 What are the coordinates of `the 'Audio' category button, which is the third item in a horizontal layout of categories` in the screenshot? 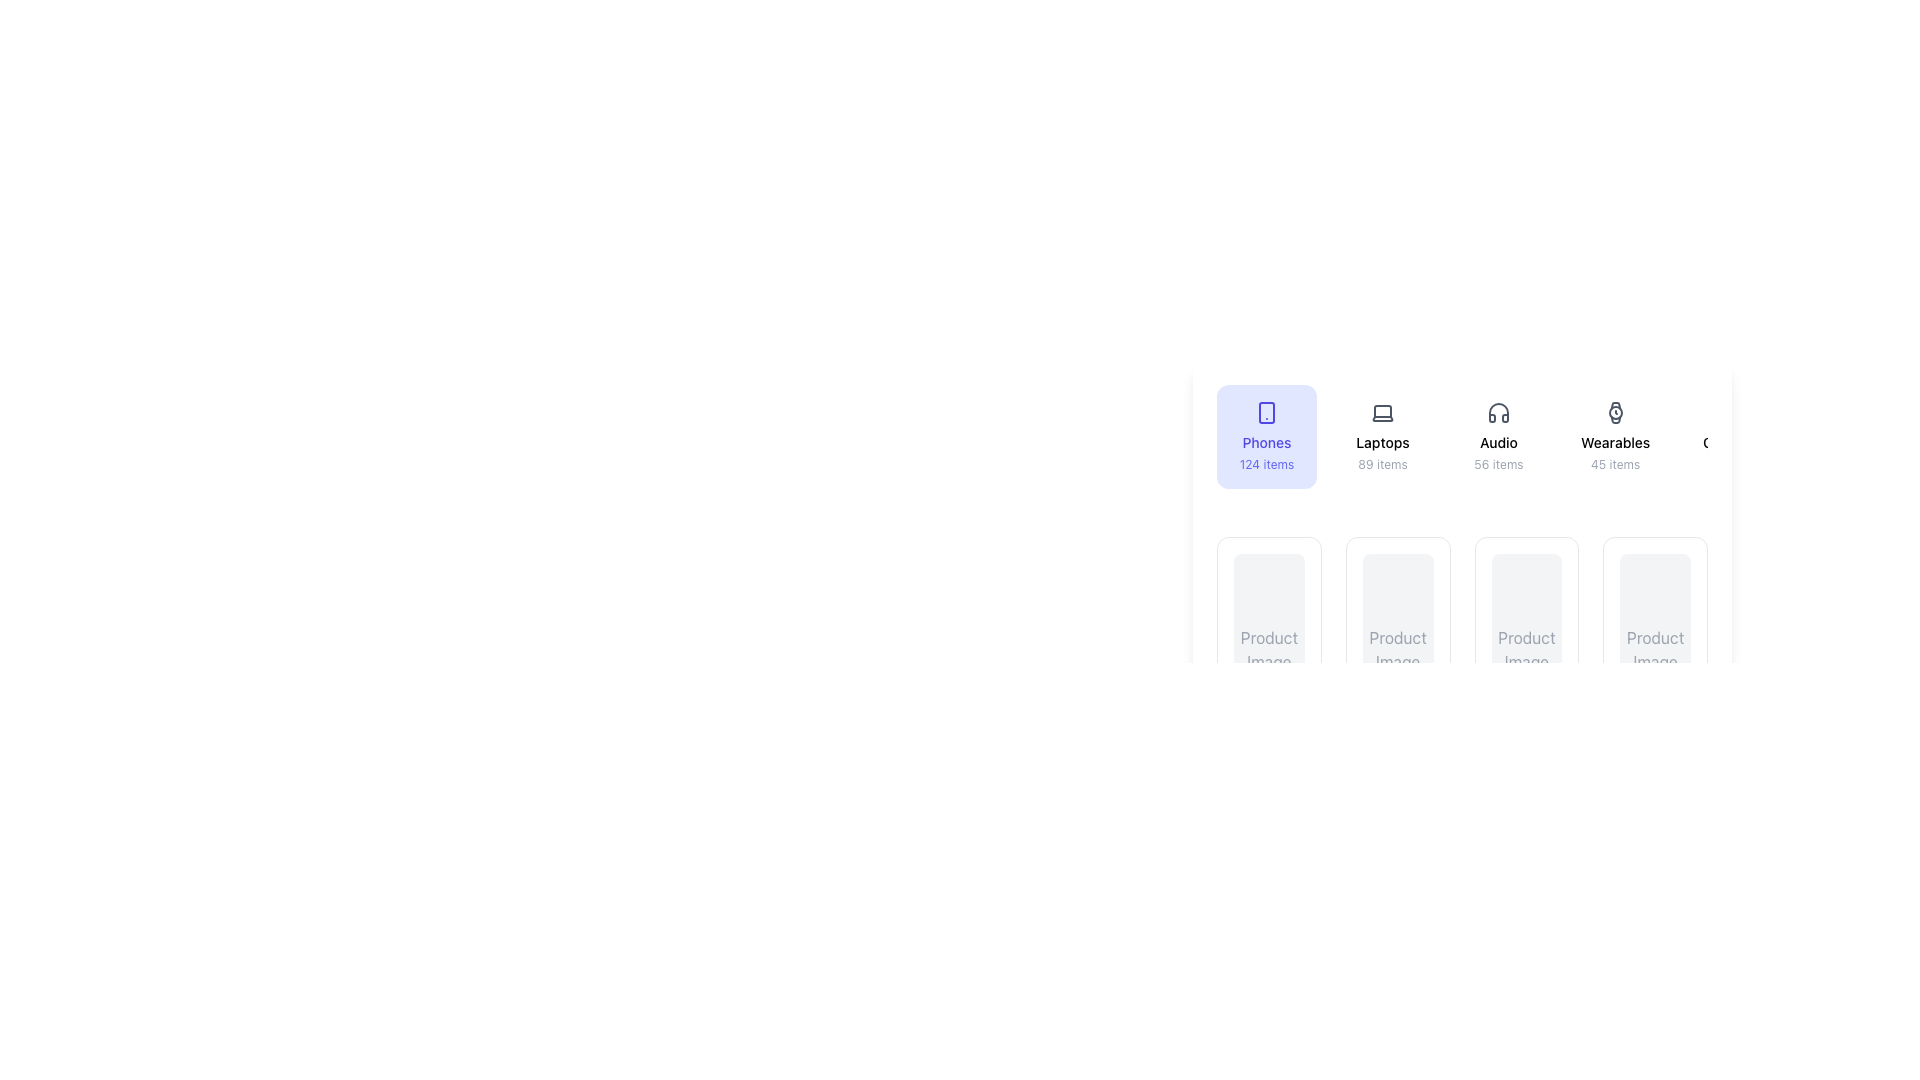 It's located at (1498, 435).